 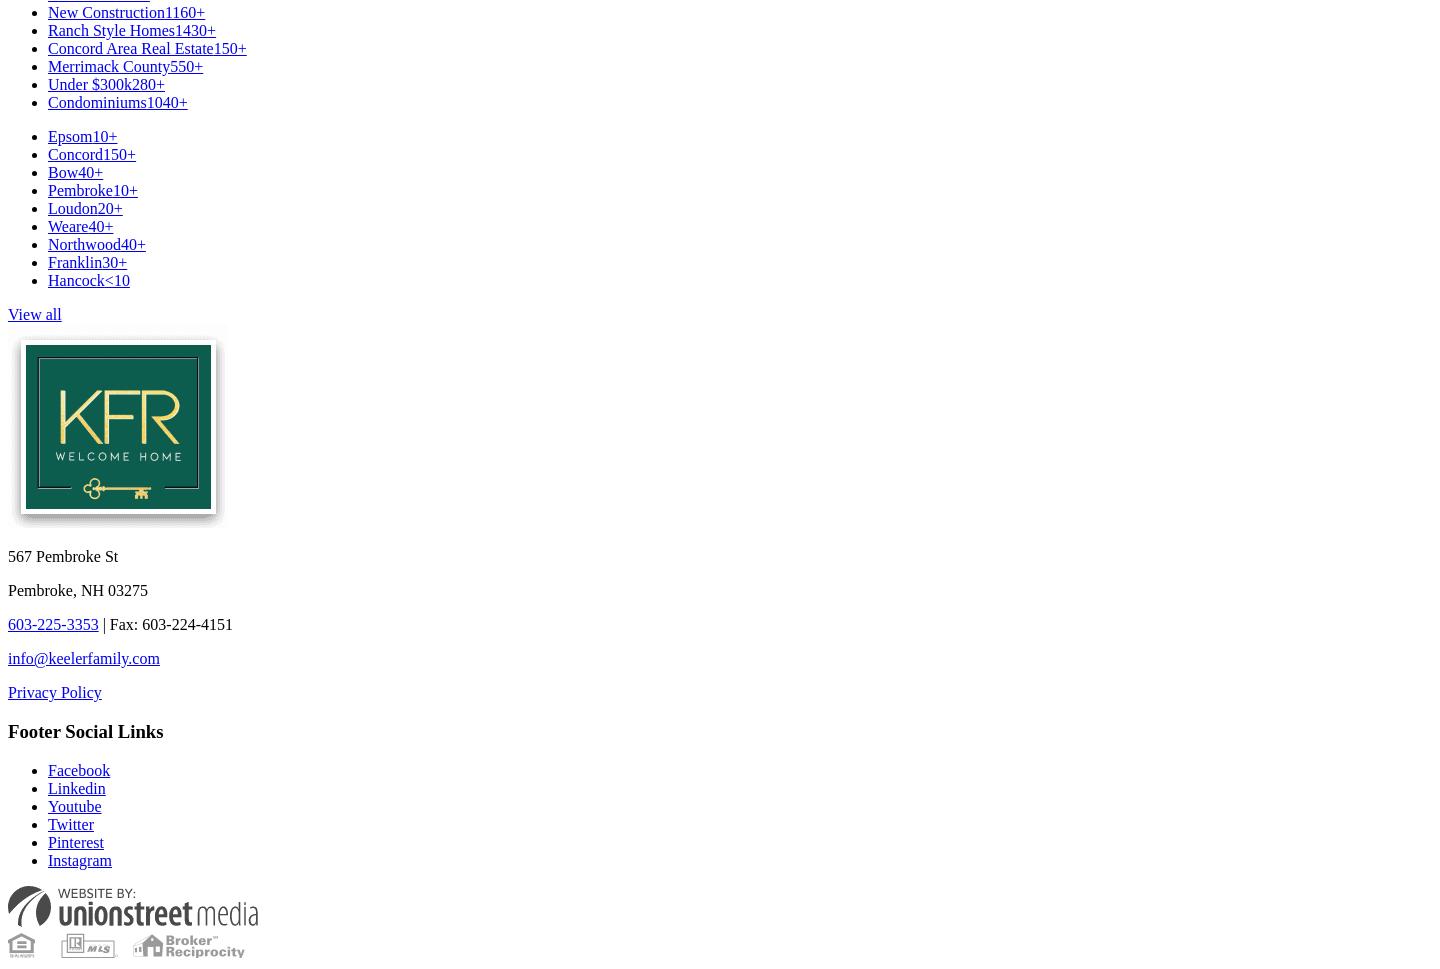 What do you see at coordinates (46, 786) in the screenshot?
I see `'Linkedin'` at bounding box center [46, 786].